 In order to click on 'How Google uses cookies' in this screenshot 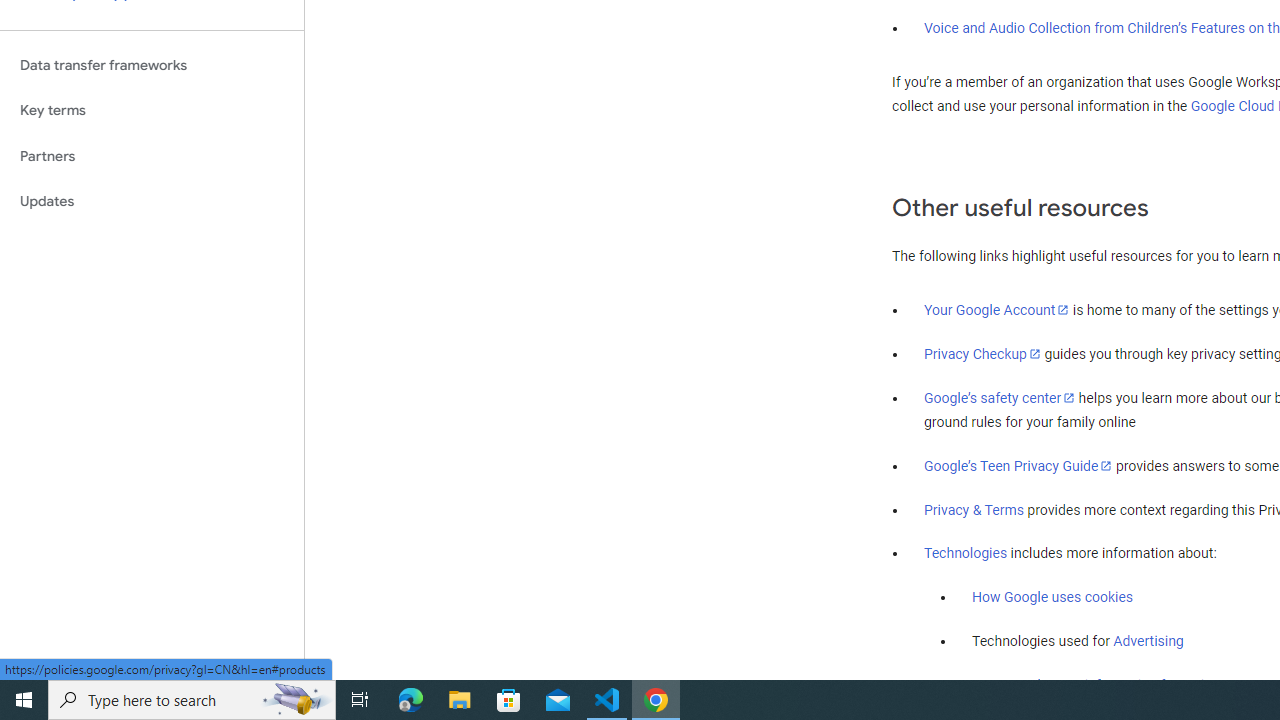, I will do `click(1051, 596)`.